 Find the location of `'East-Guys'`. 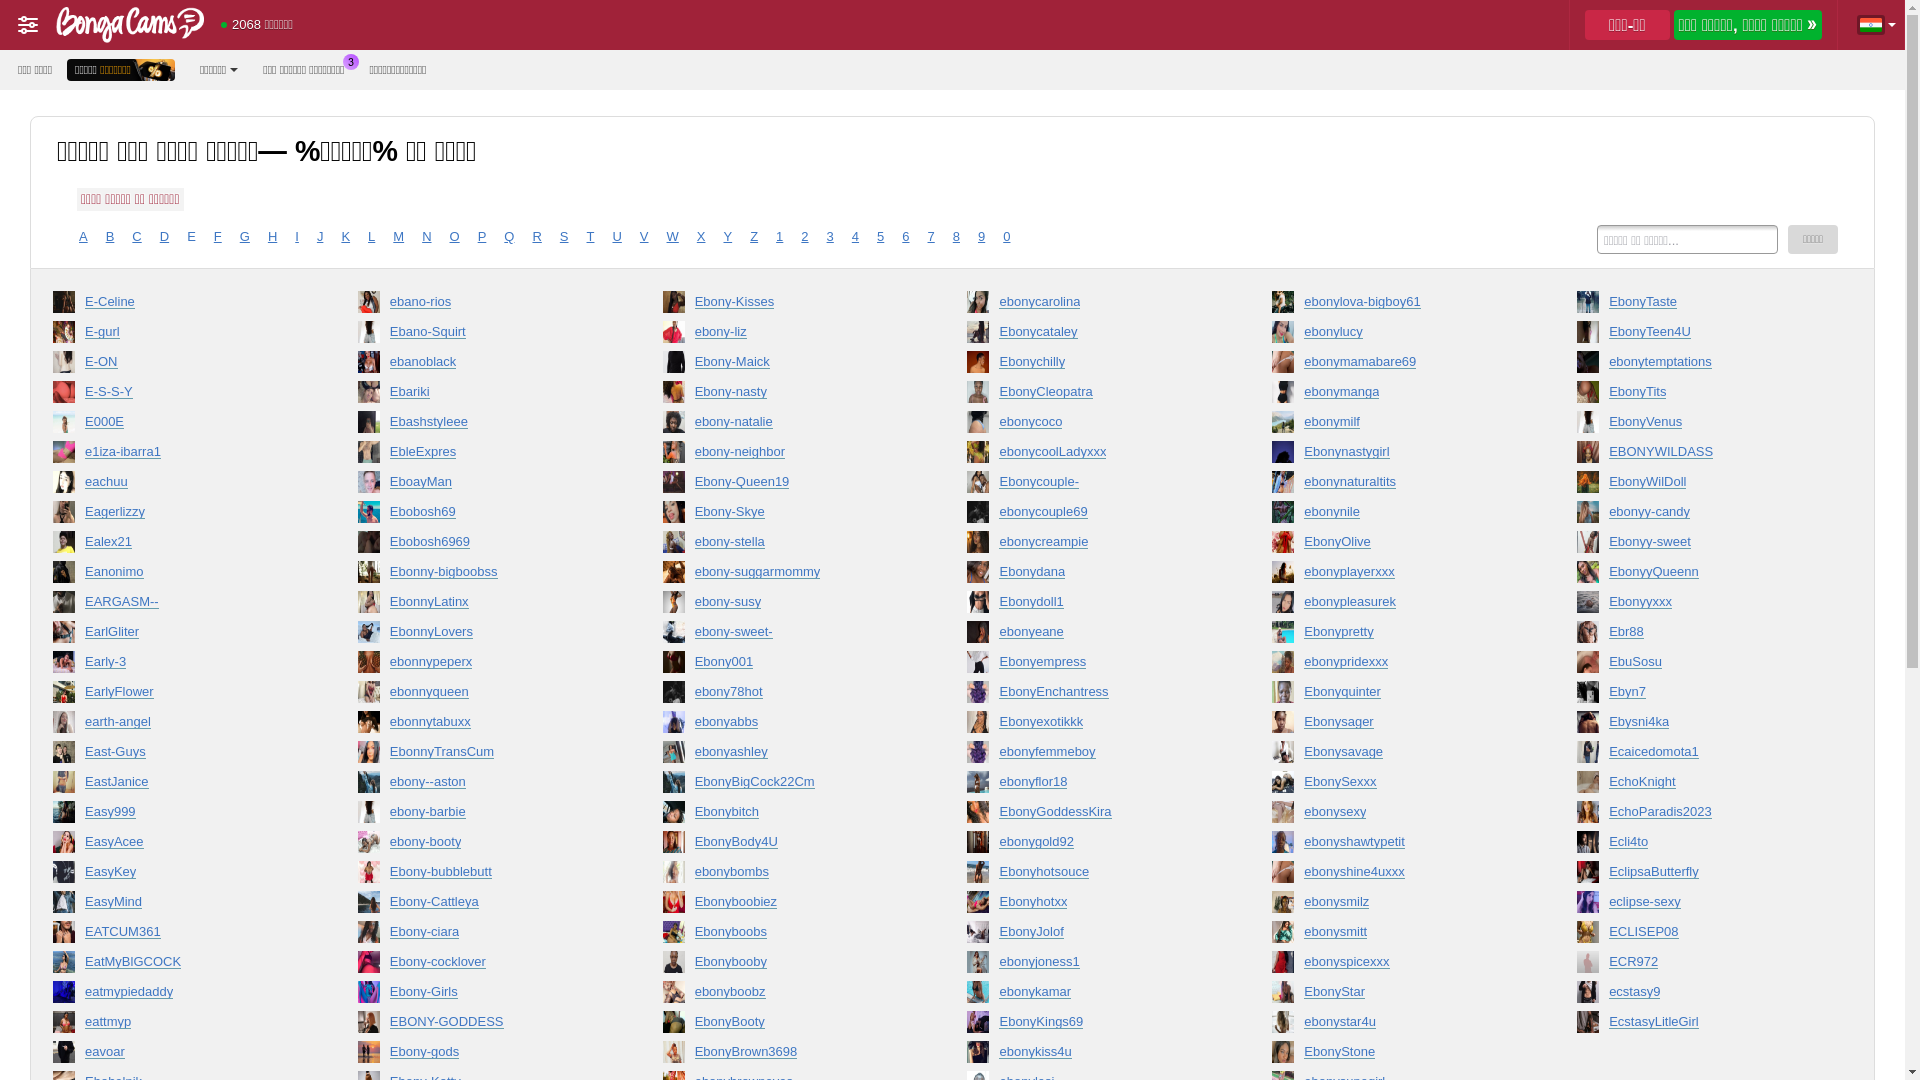

'East-Guys' is located at coordinates (177, 756).